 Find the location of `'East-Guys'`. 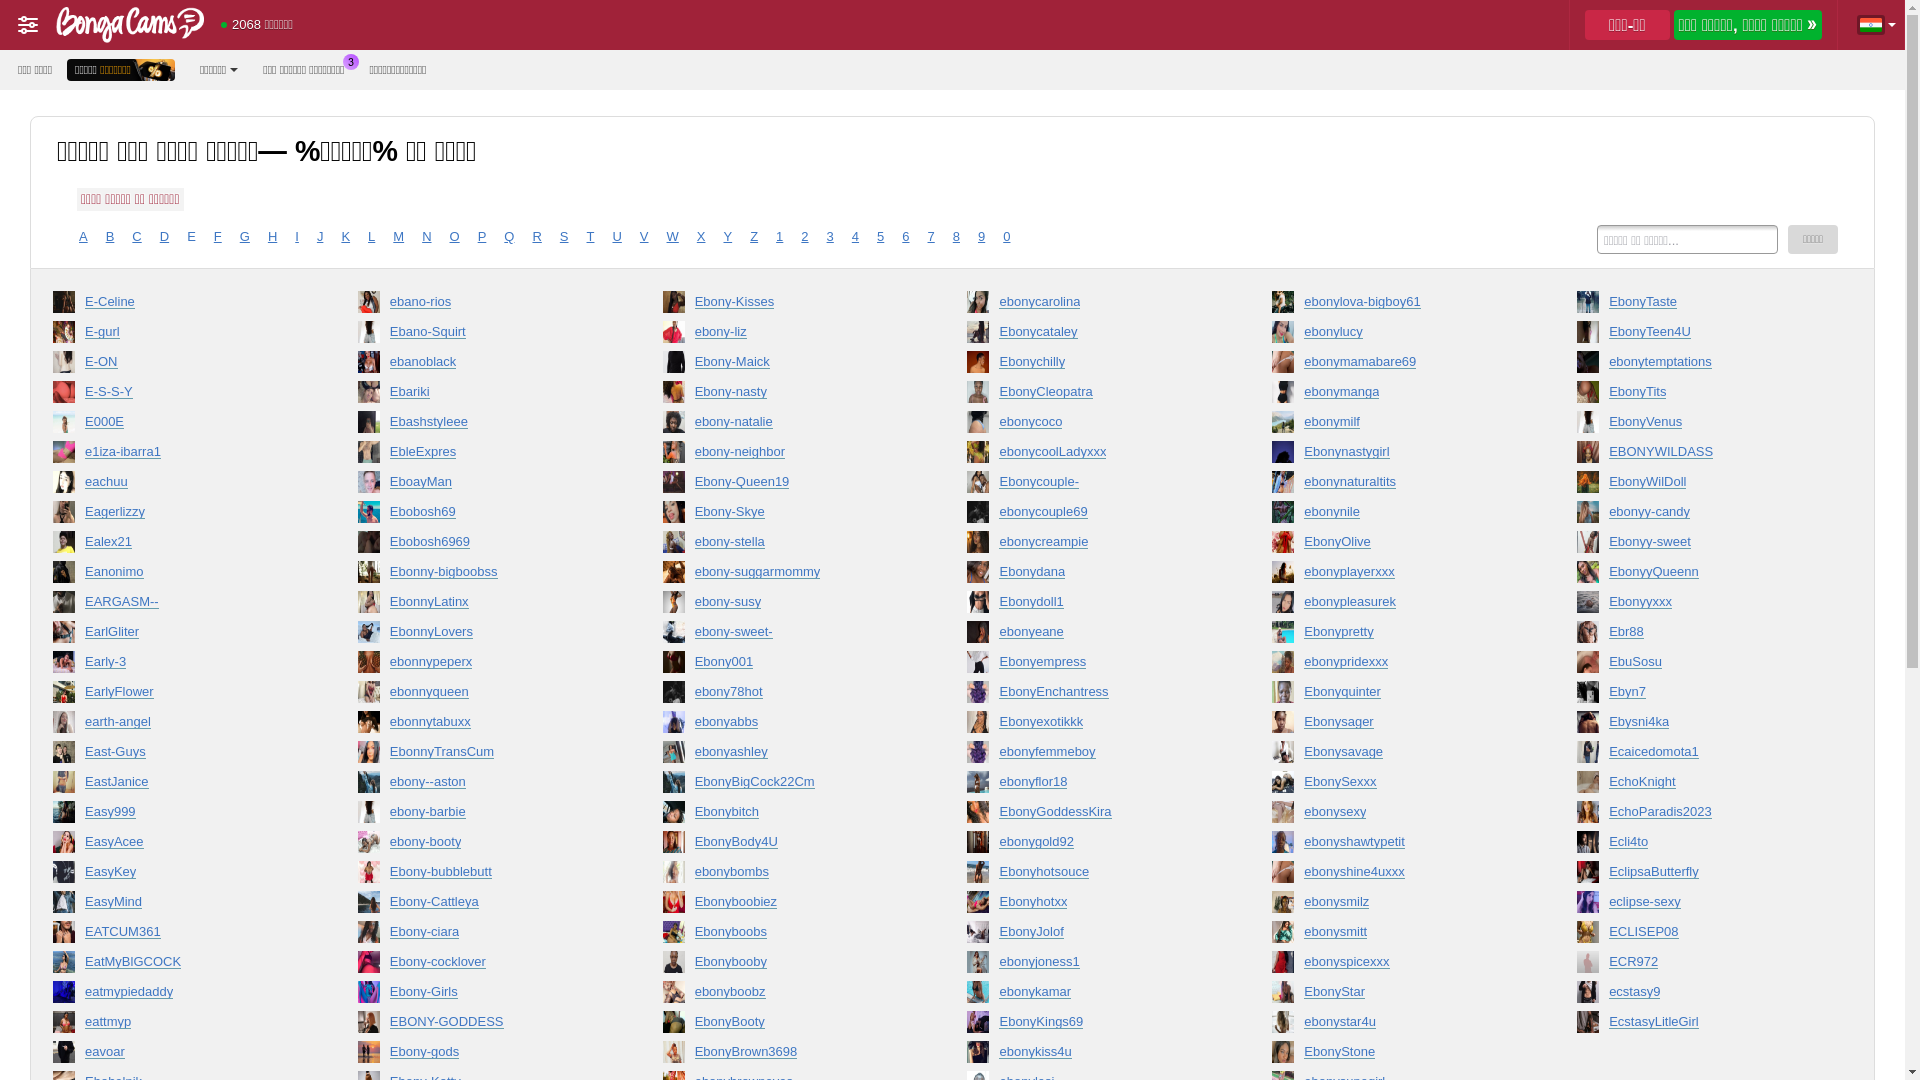

'East-Guys' is located at coordinates (177, 756).